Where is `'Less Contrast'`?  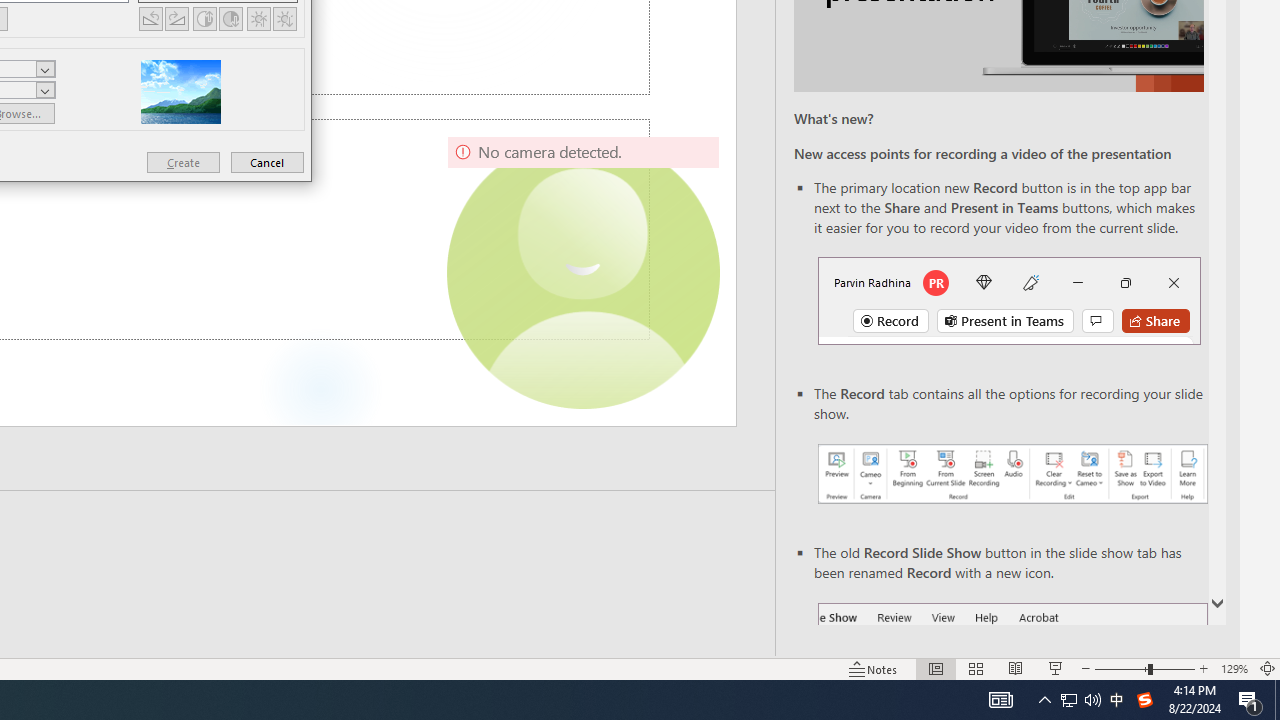 'Less Contrast' is located at coordinates (231, 18).